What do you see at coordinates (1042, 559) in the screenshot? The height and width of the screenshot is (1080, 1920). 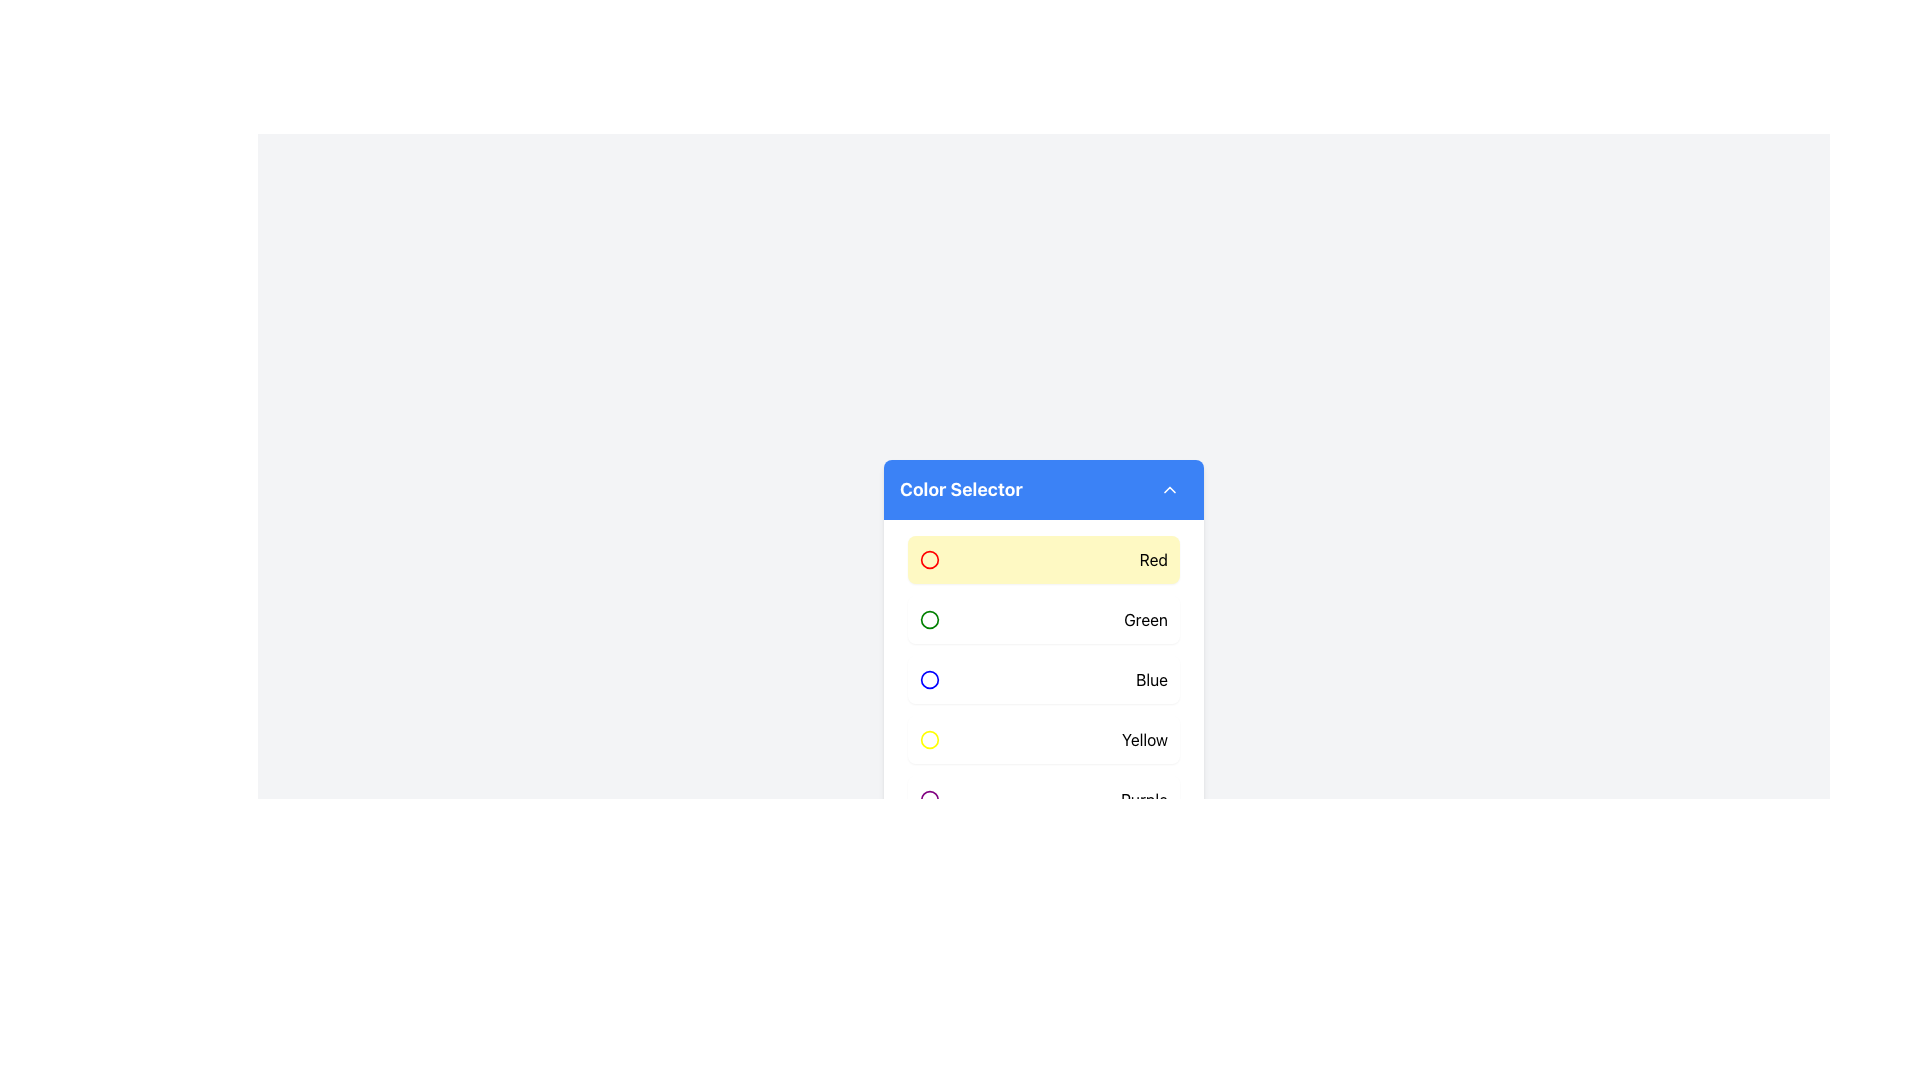 I see `the first selectable list item labeled 'Red'` at bounding box center [1042, 559].